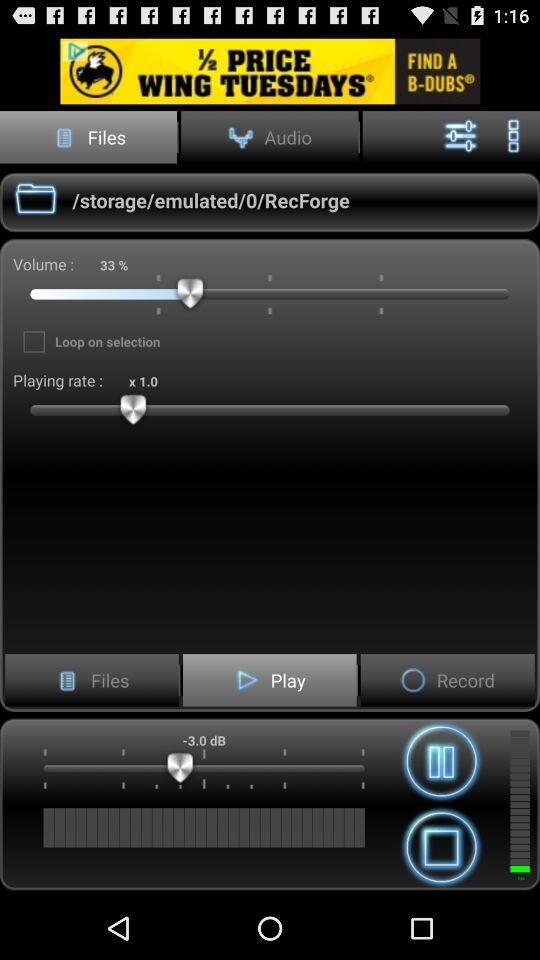 This screenshot has height=960, width=540. Describe the element at coordinates (461, 144) in the screenshot. I see `the sliders icon` at that location.